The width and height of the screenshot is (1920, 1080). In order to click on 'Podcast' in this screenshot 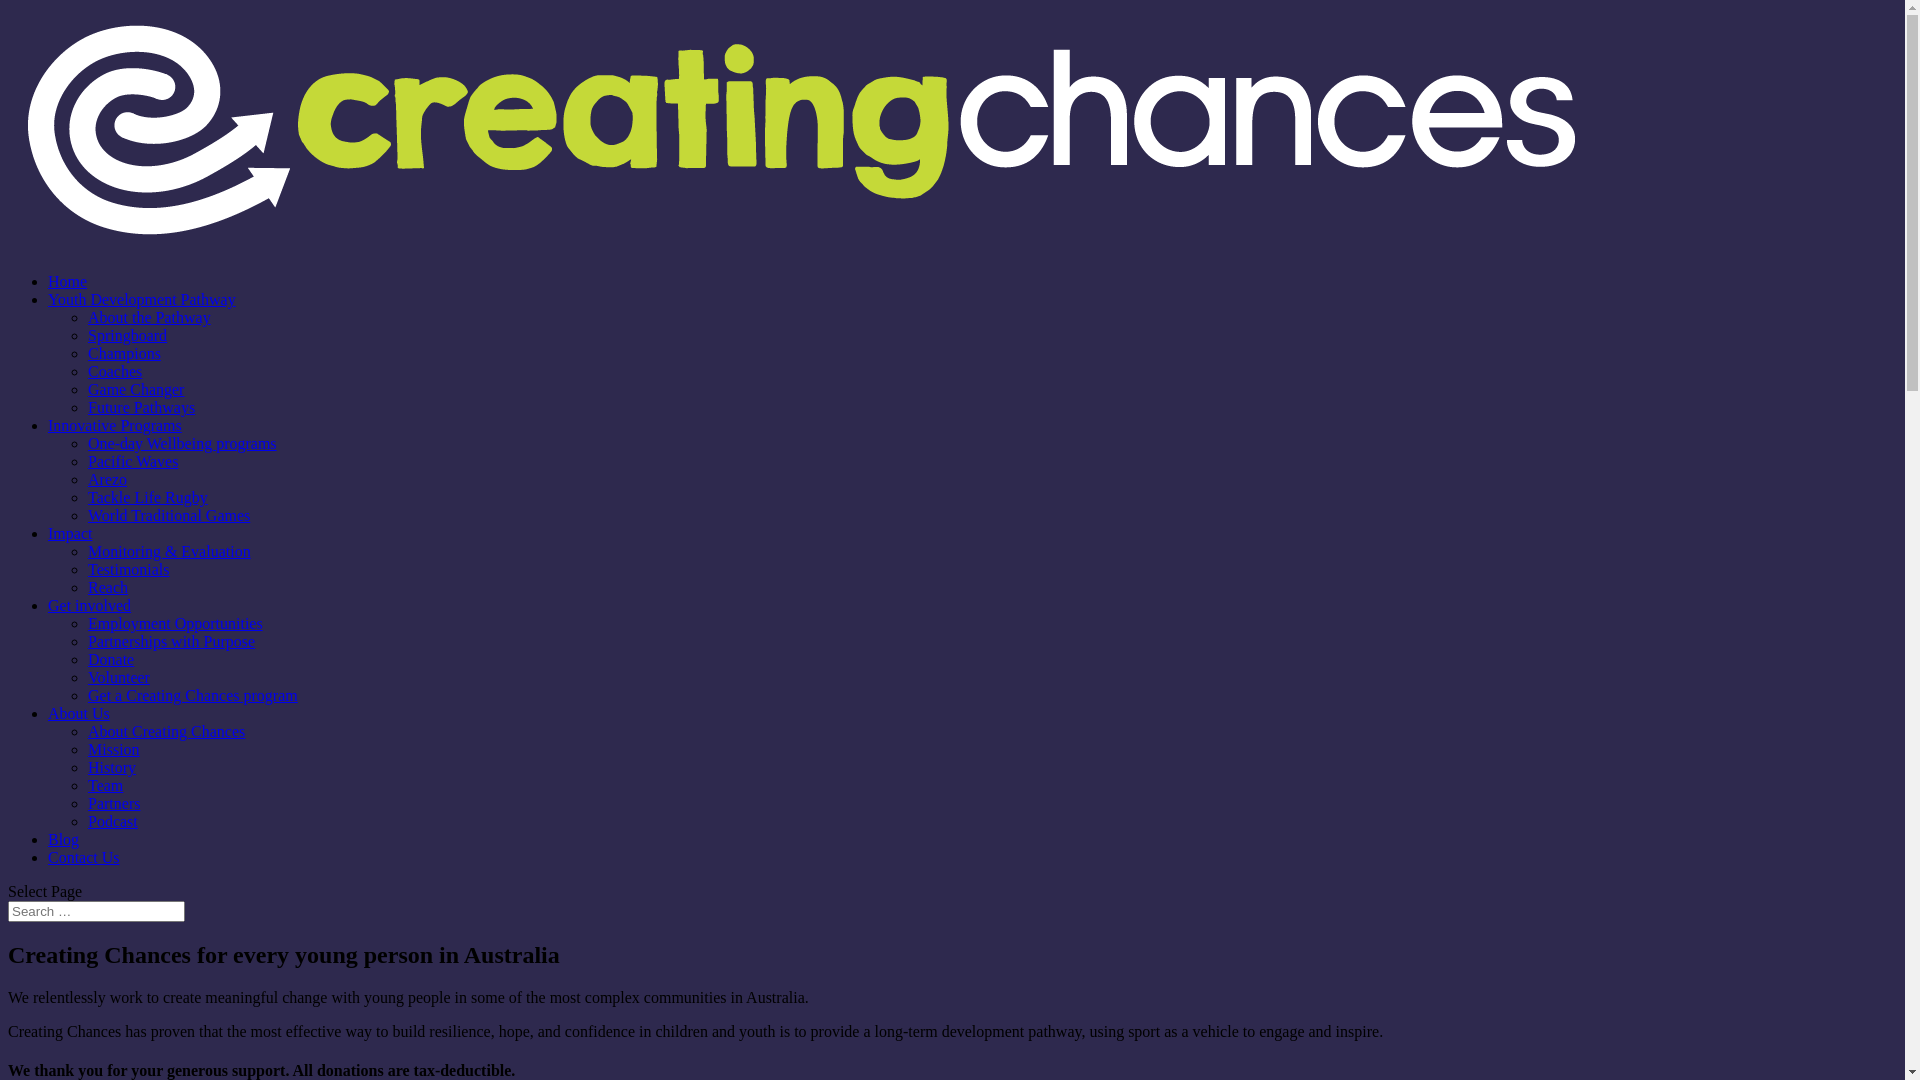, I will do `click(112, 821)`.